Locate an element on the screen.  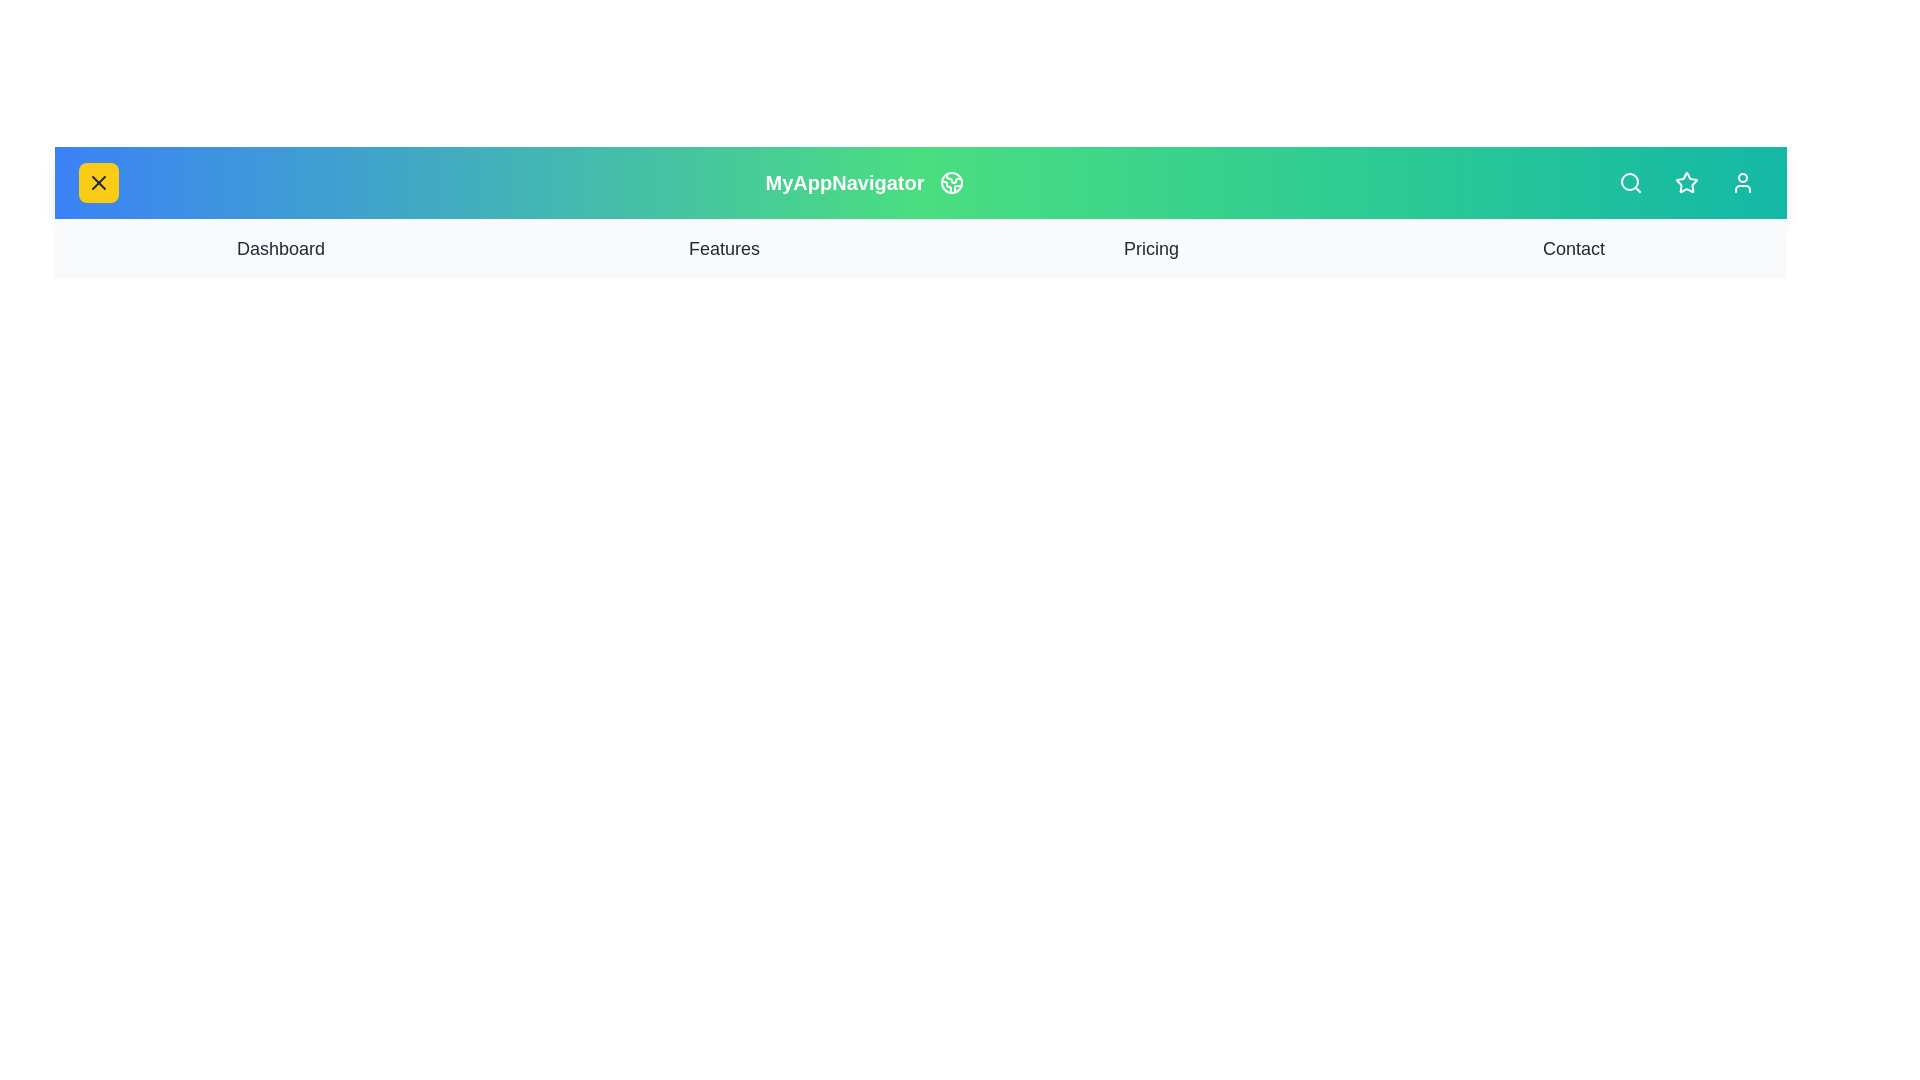
the 'User' icon in the top-right corner of the app bar is located at coordinates (1741, 182).